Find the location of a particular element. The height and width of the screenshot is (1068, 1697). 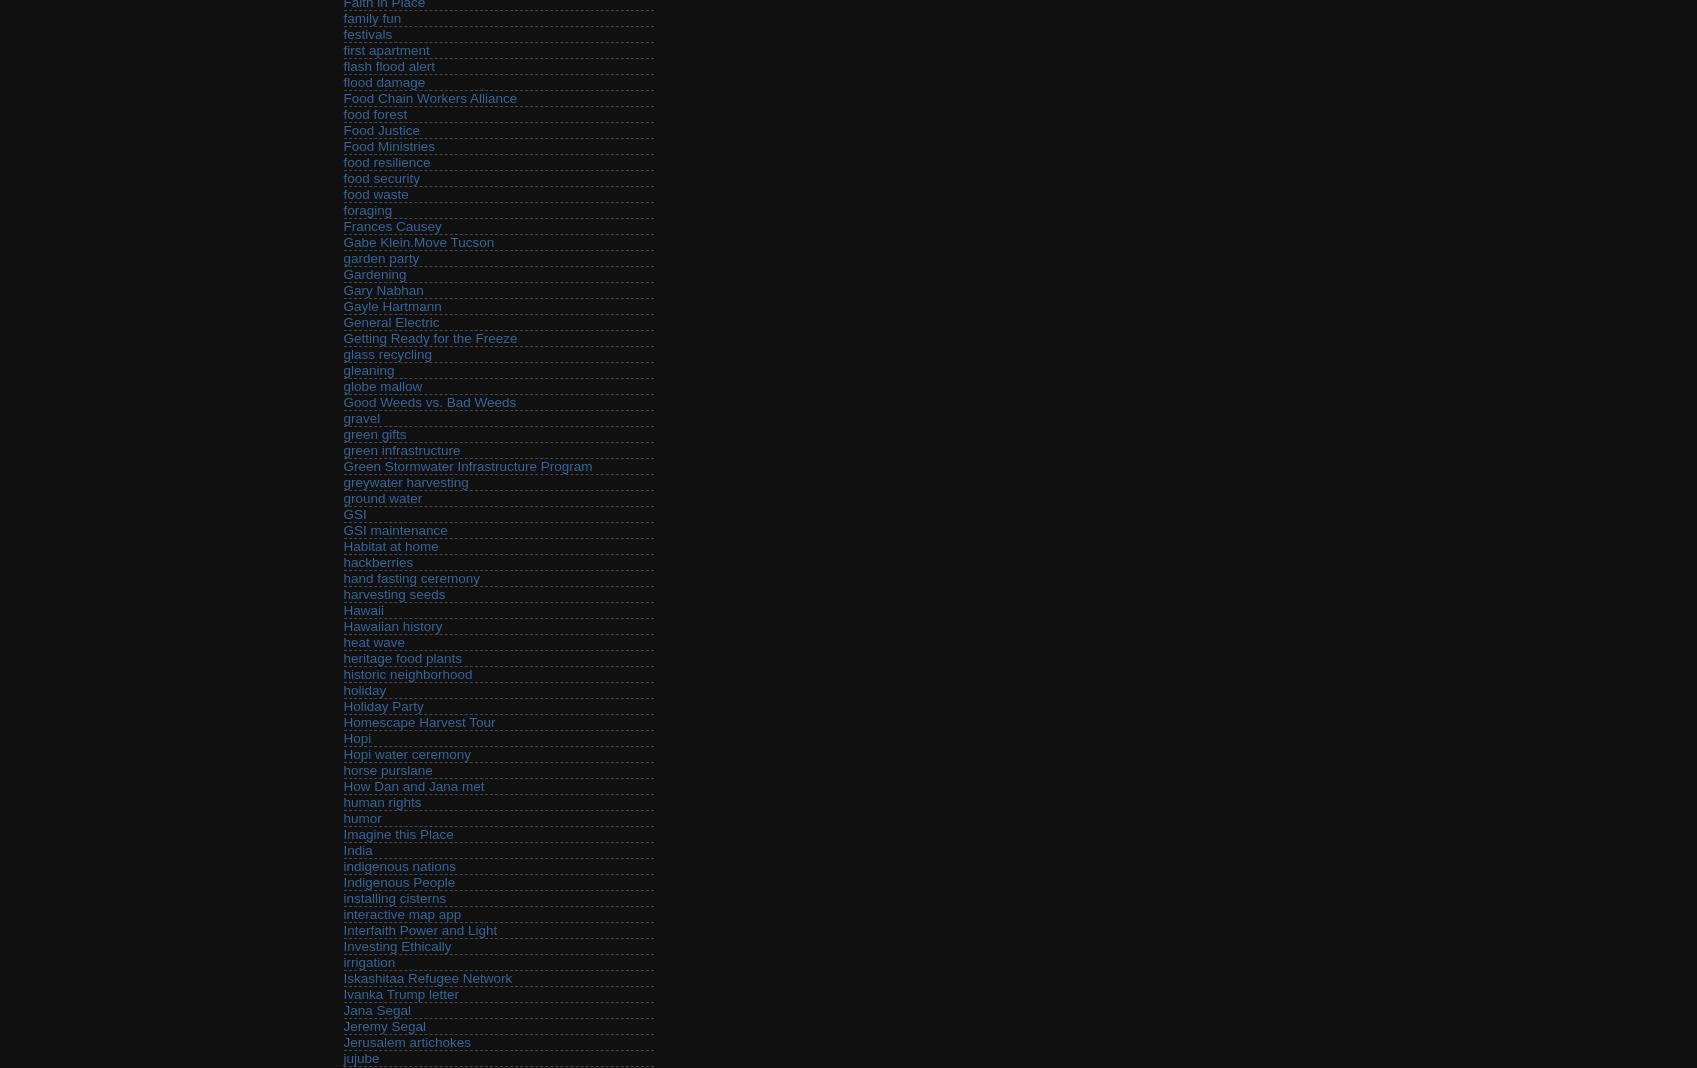

'Frances Causey' is located at coordinates (391, 226).